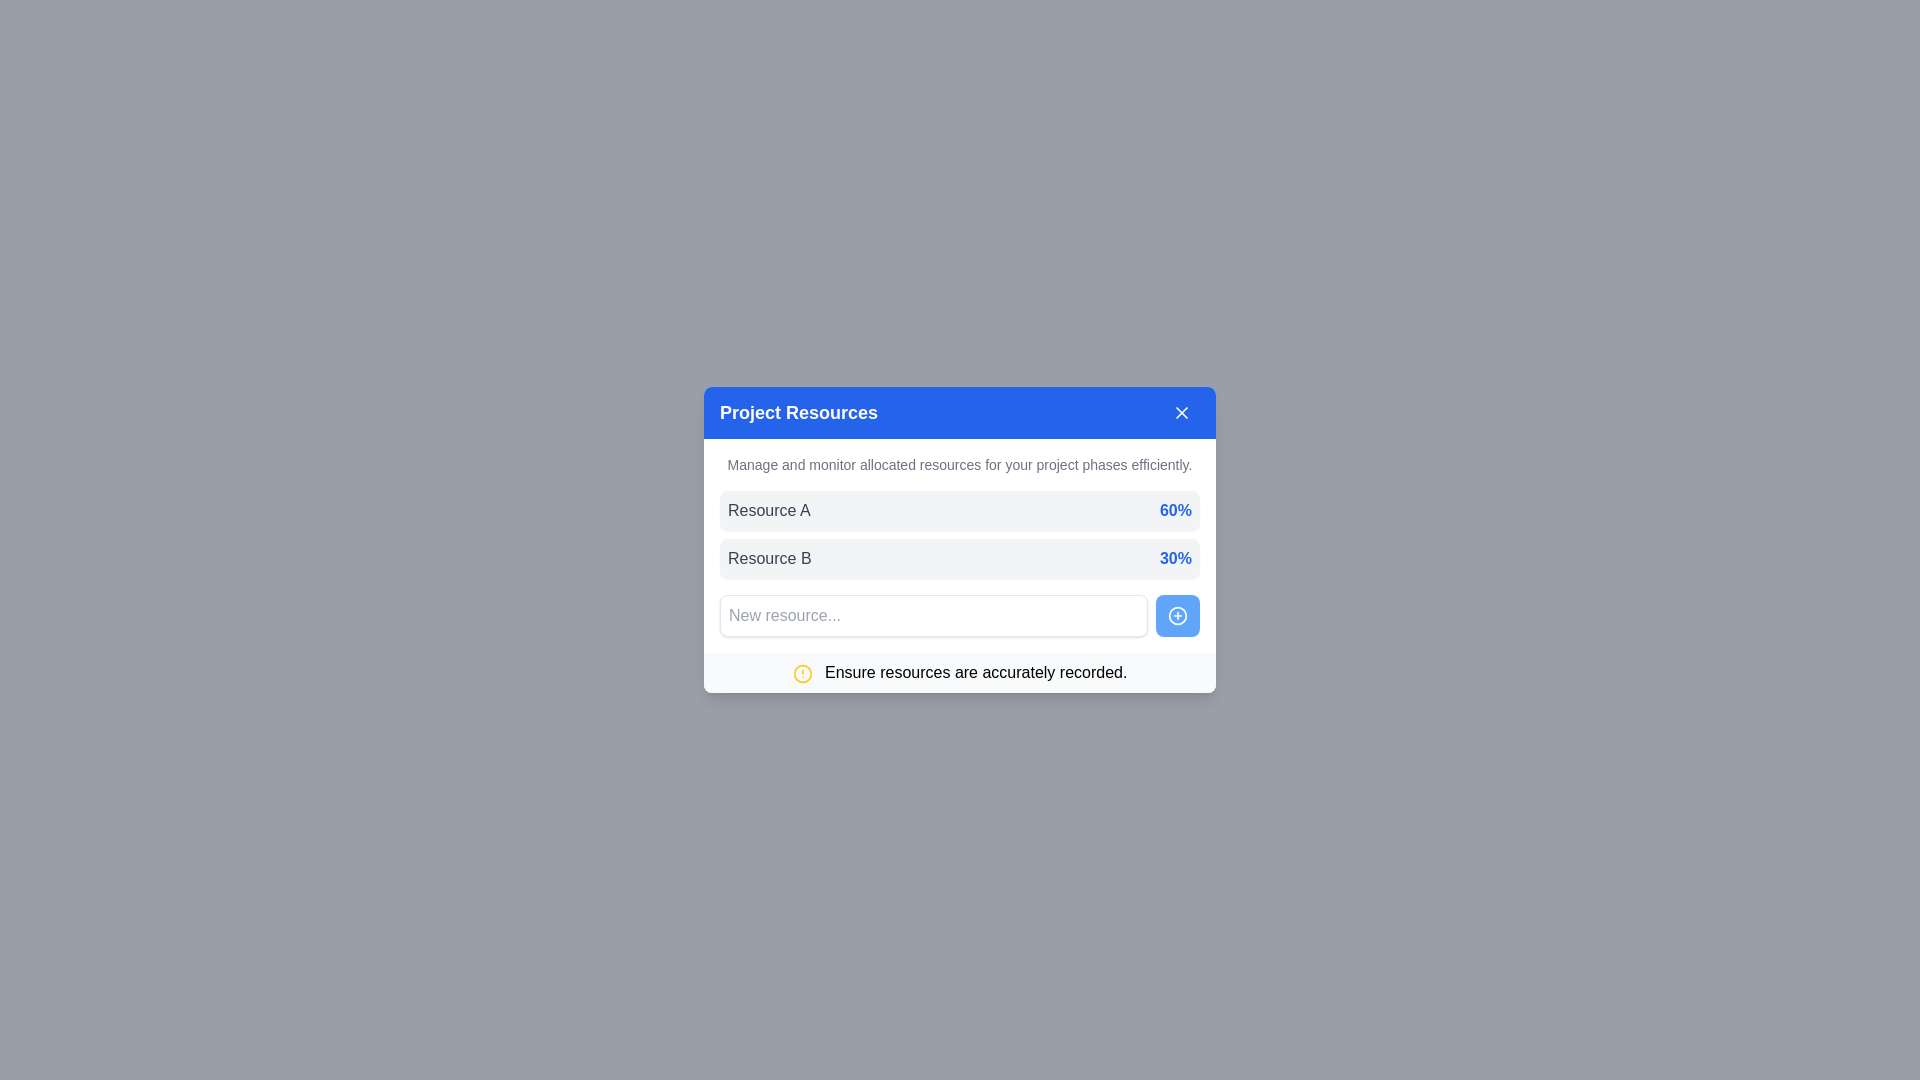 This screenshot has width=1920, height=1080. What do you see at coordinates (1177, 615) in the screenshot?
I see `the circular plus icon button with a blue background located at the bottom right corner of the 'Project Resources' dialog box` at bounding box center [1177, 615].